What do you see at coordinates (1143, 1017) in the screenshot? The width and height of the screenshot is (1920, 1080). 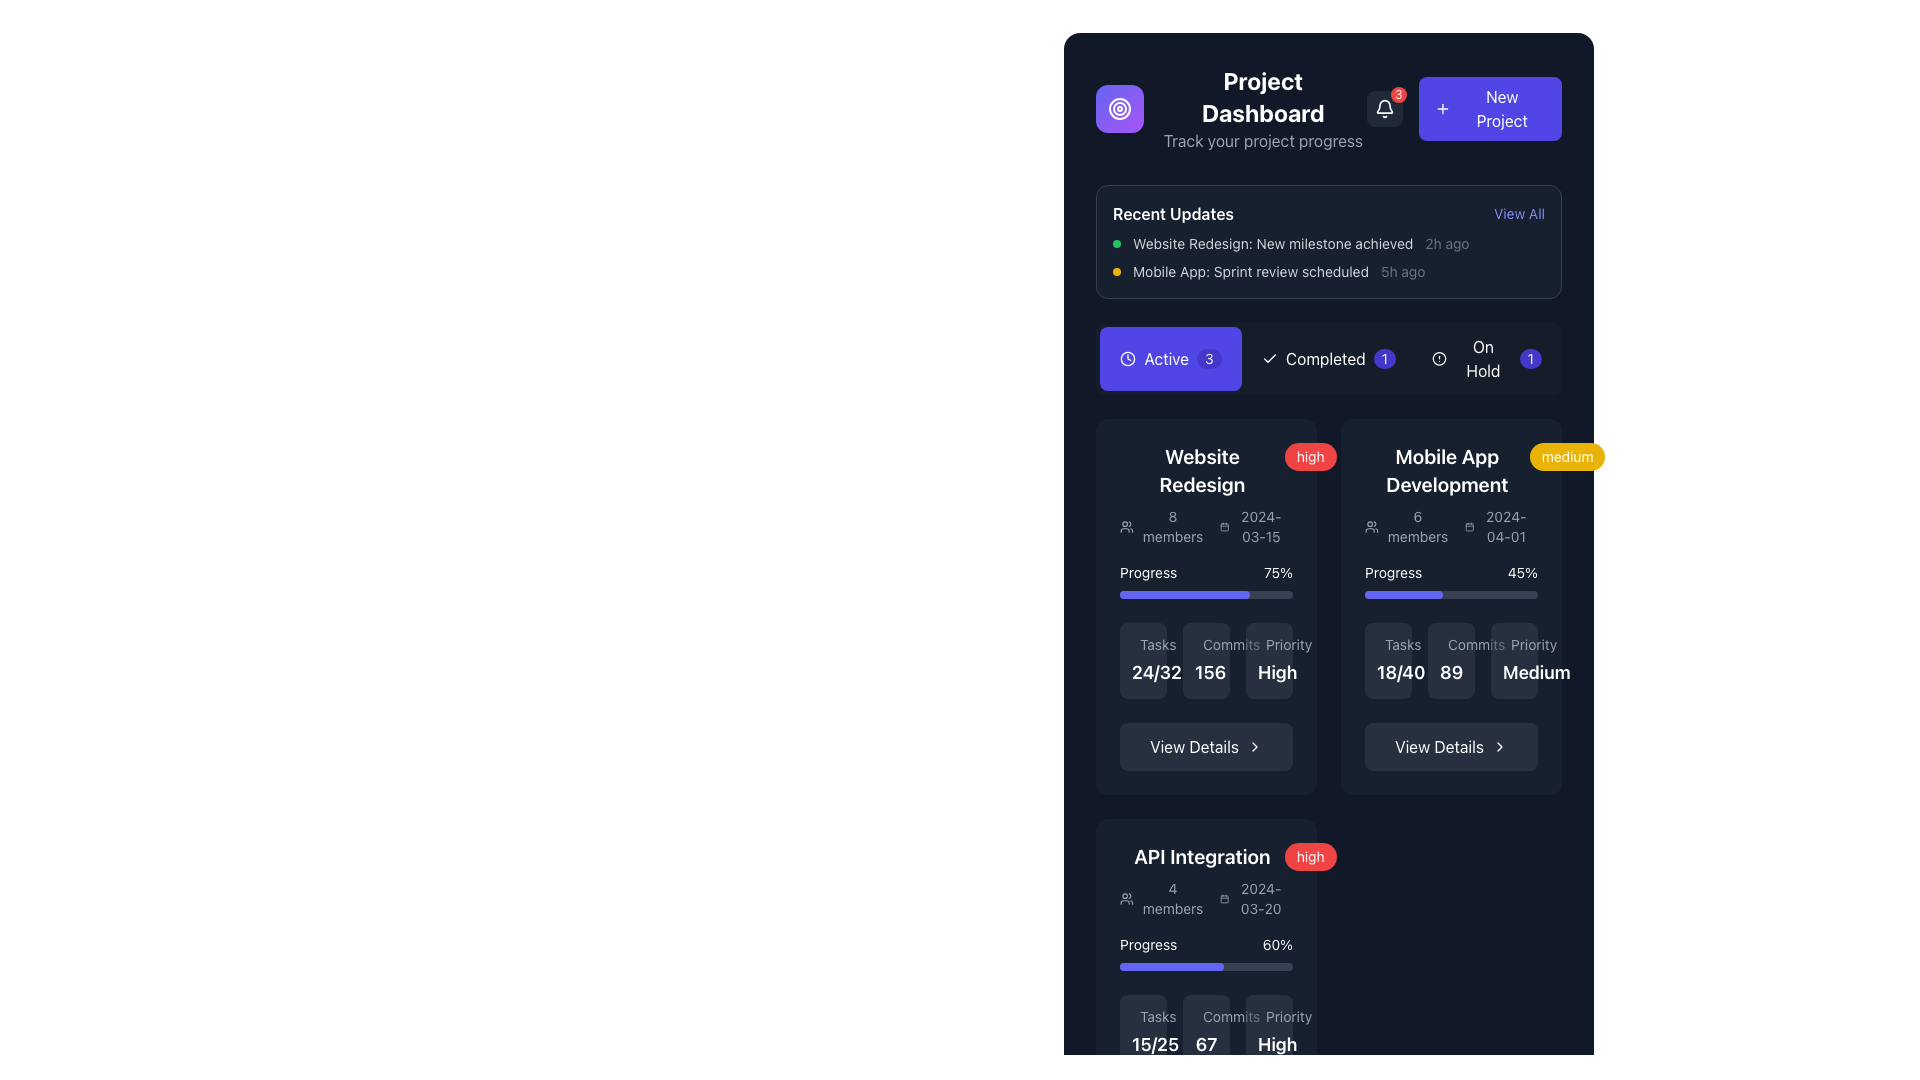 I see `the text label saying 'Tasks' which is styled with a thin, gray-colored font and located in the bottom-left corner of the 'API Integration' section` at bounding box center [1143, 1017].